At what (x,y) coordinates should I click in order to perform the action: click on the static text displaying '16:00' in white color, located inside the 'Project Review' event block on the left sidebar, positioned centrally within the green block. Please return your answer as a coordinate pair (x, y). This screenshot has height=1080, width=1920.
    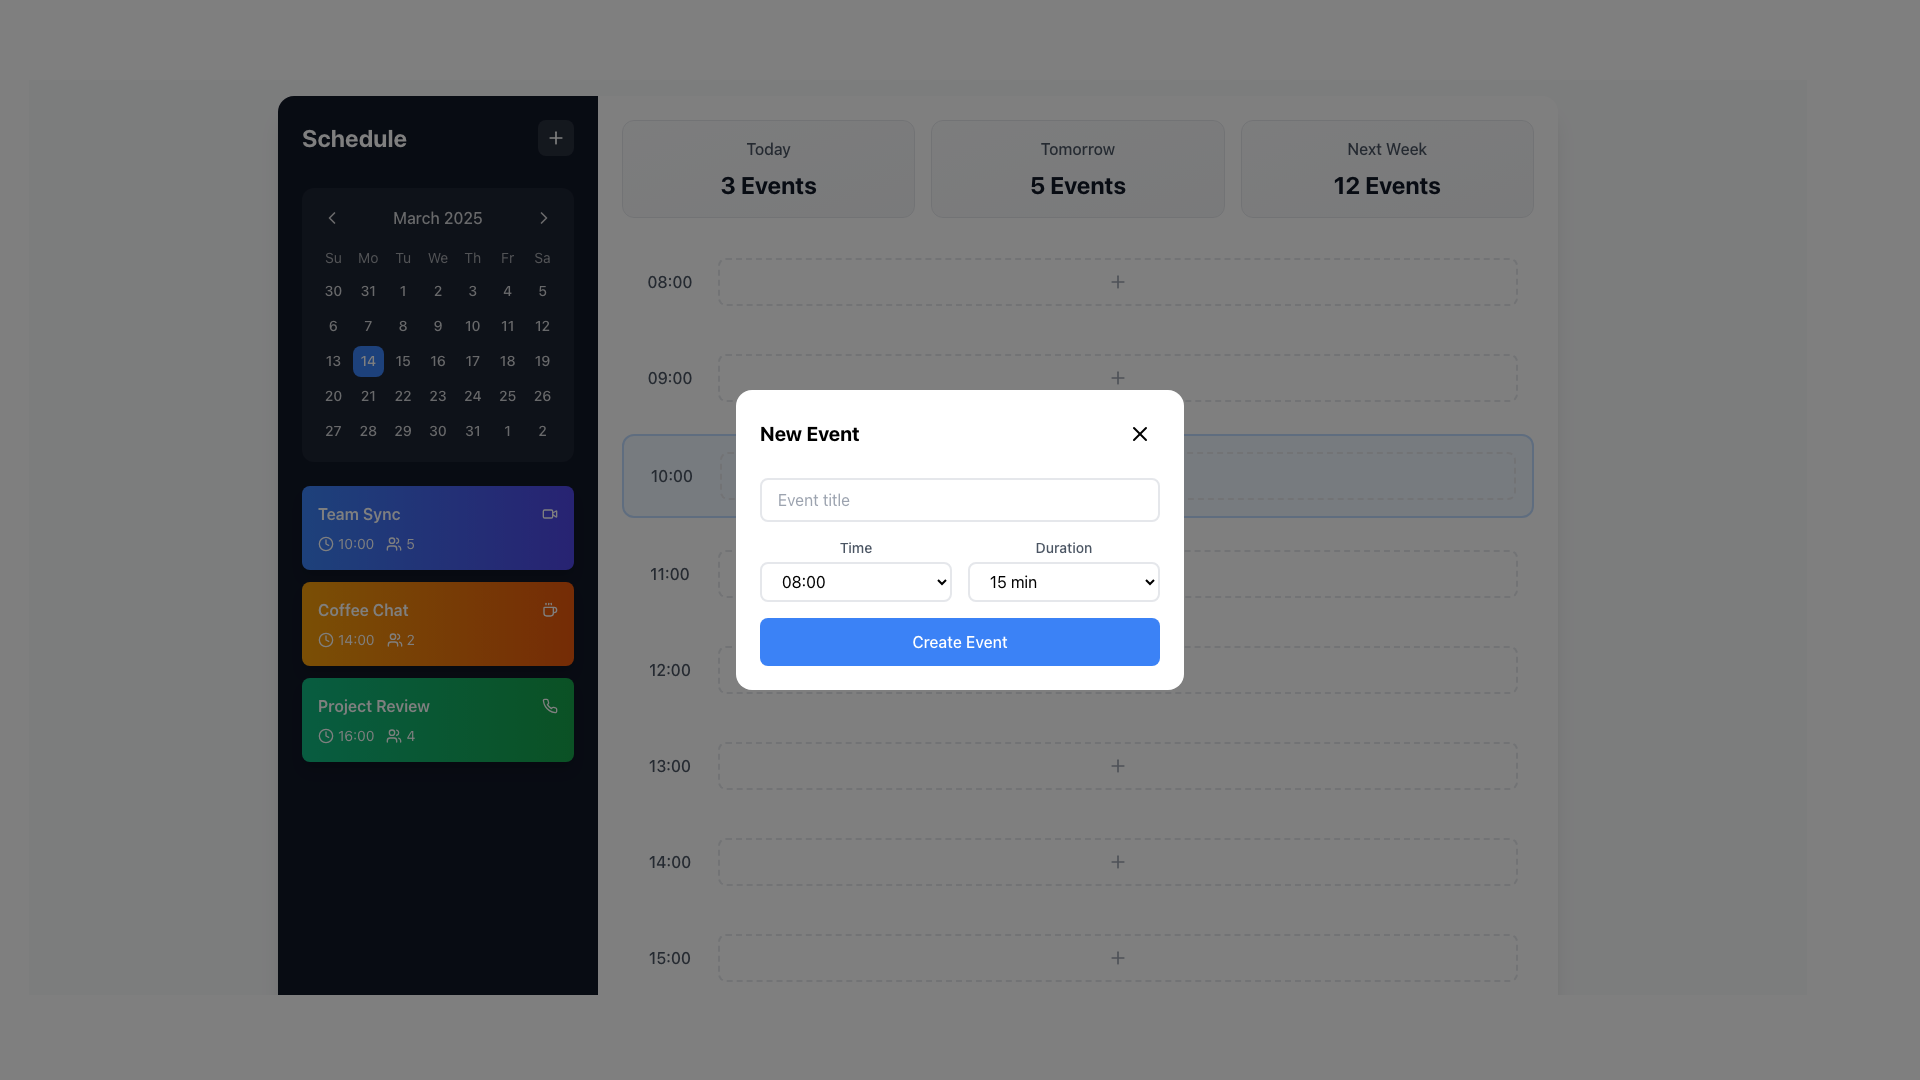
    Looking at the image, I should click on (356, 736).